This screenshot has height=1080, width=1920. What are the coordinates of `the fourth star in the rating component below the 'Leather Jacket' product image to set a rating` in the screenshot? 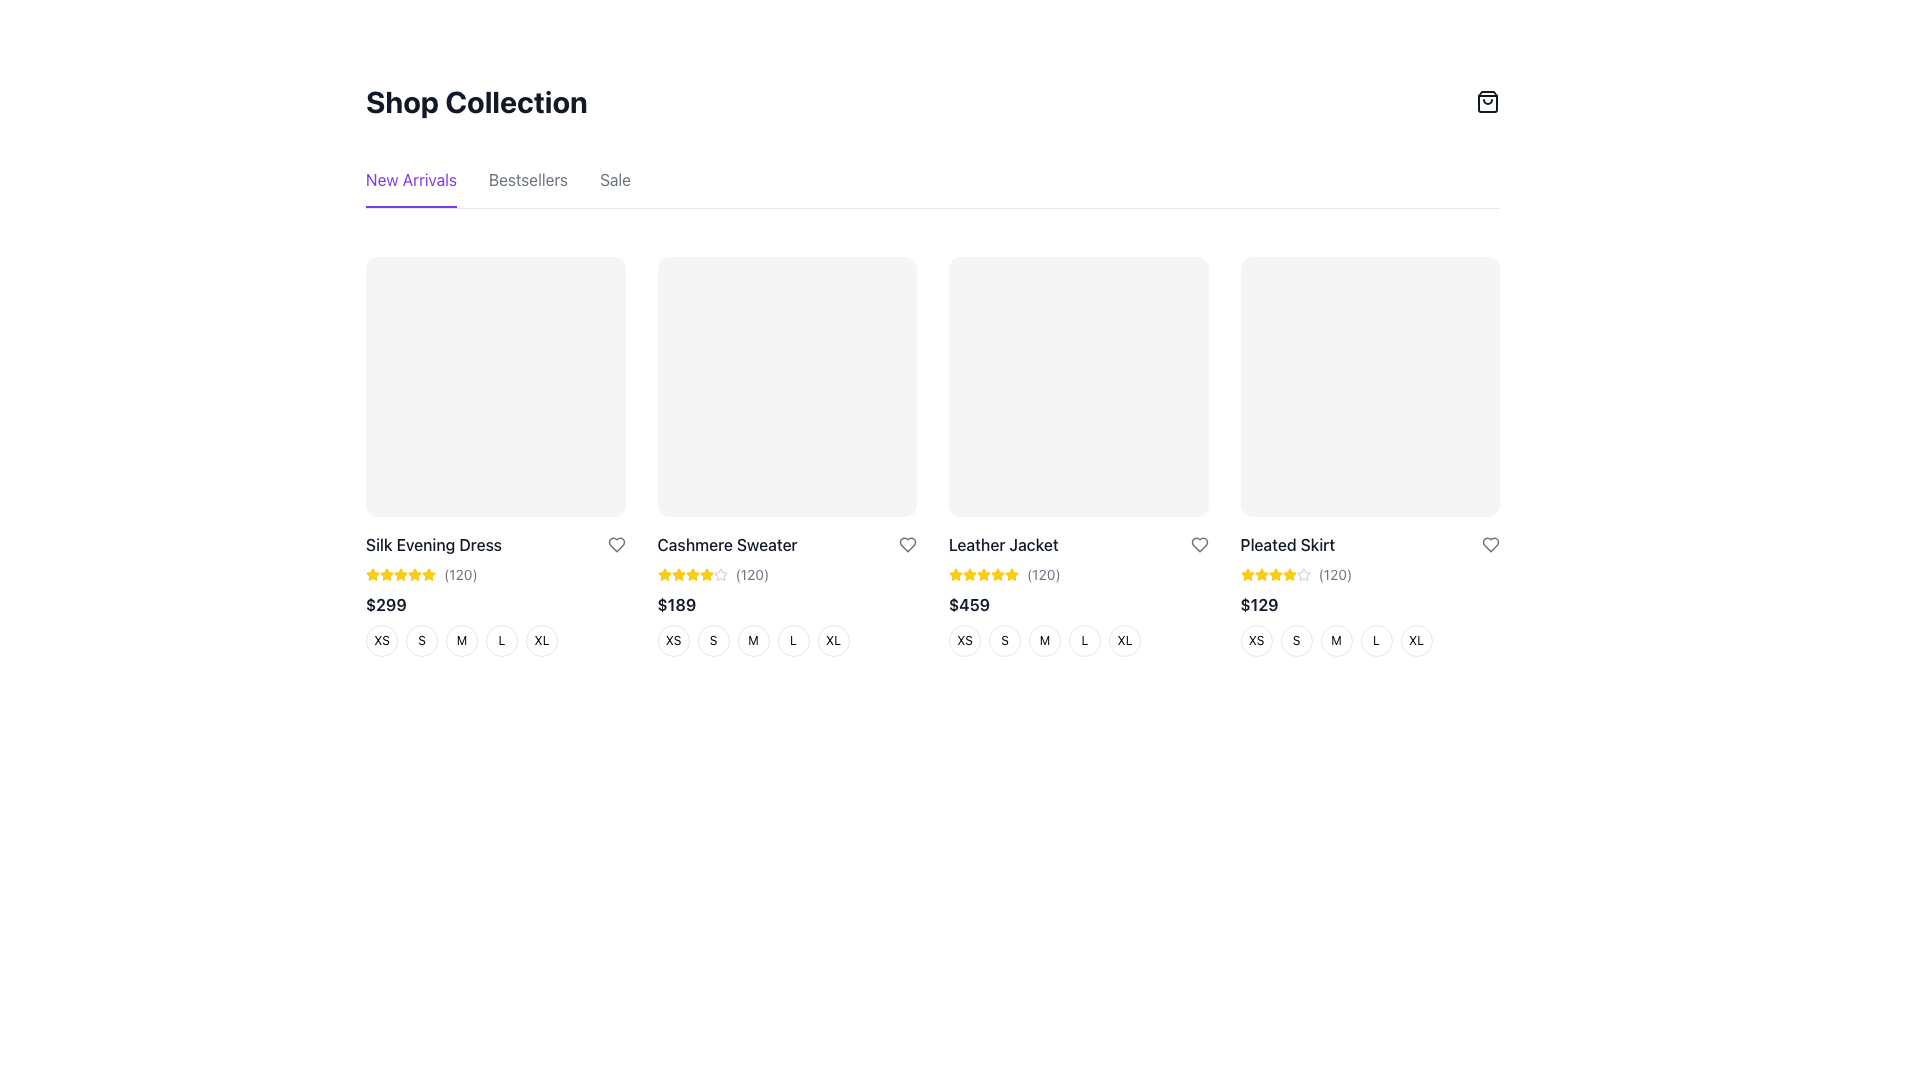 It's located at (954, 574).